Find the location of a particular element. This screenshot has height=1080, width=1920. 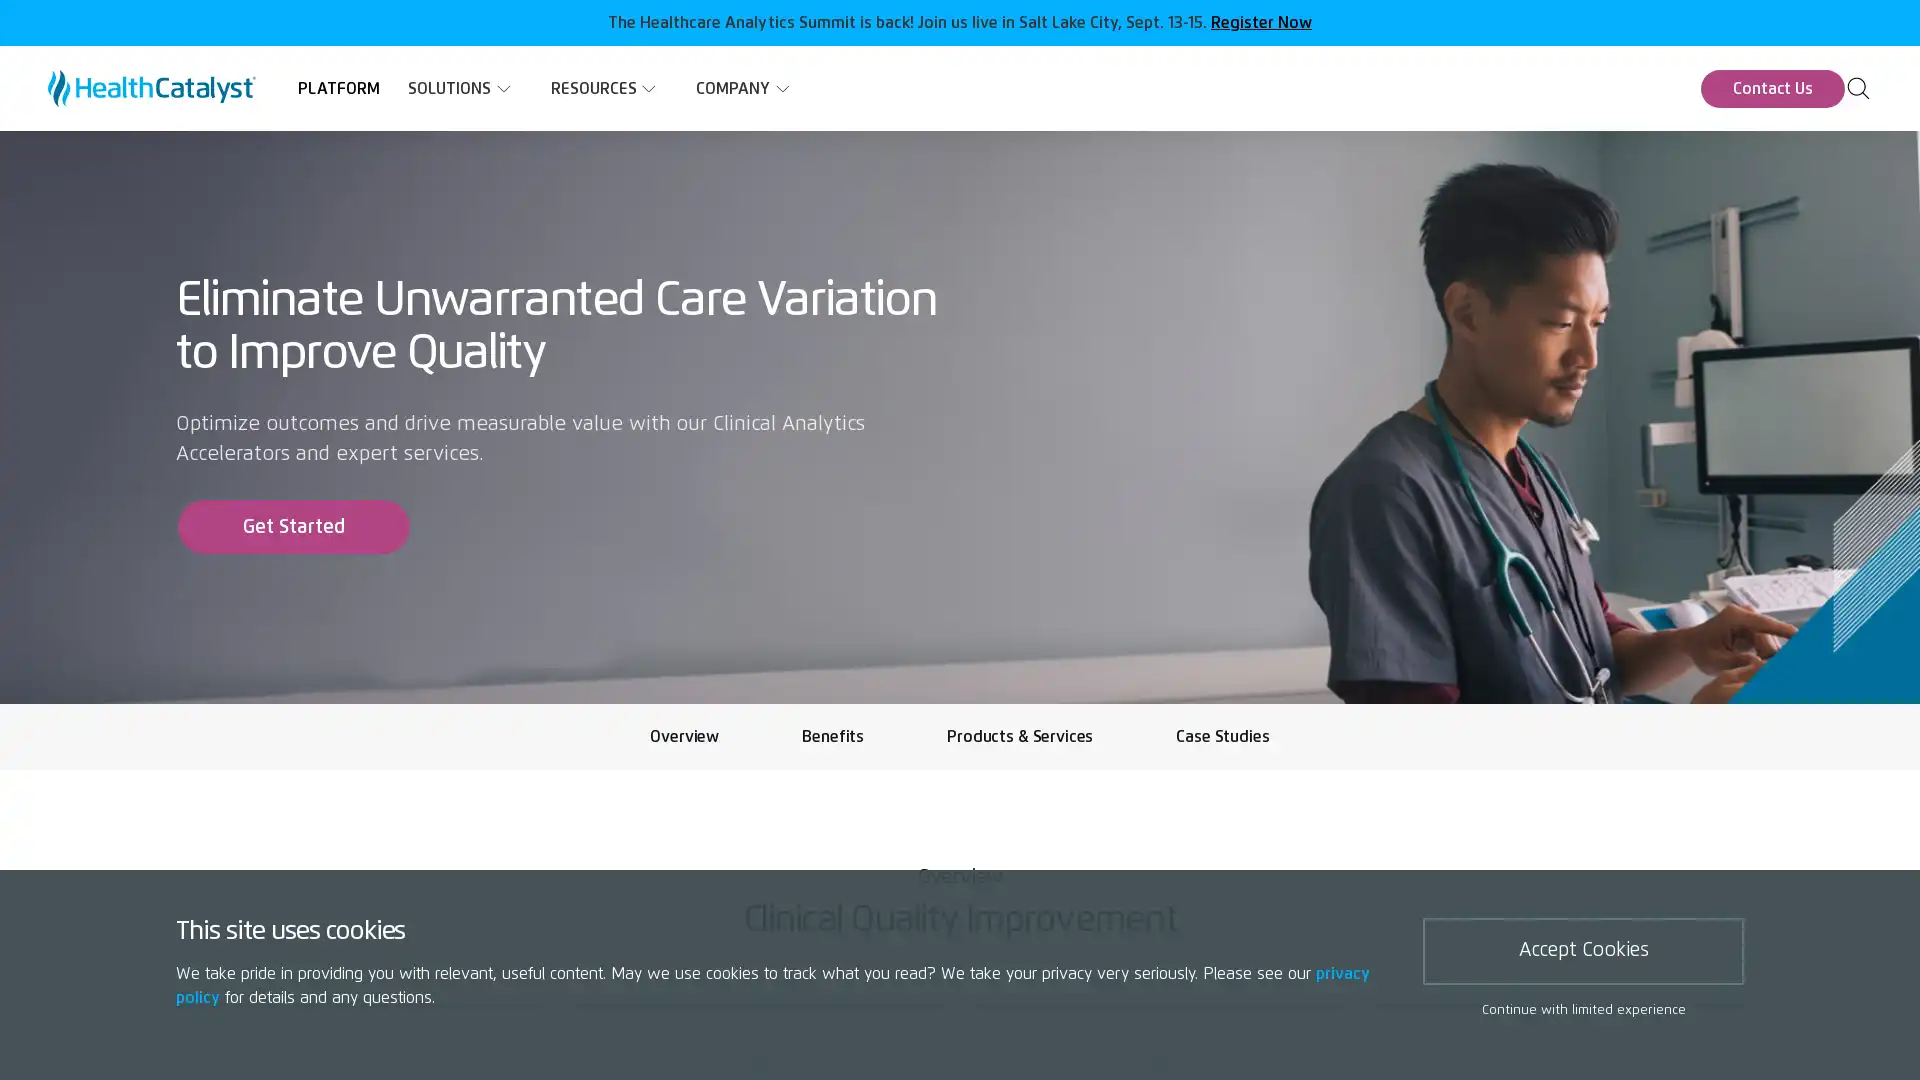

Continue with limited experience is located at coordinates (1582, 1009).